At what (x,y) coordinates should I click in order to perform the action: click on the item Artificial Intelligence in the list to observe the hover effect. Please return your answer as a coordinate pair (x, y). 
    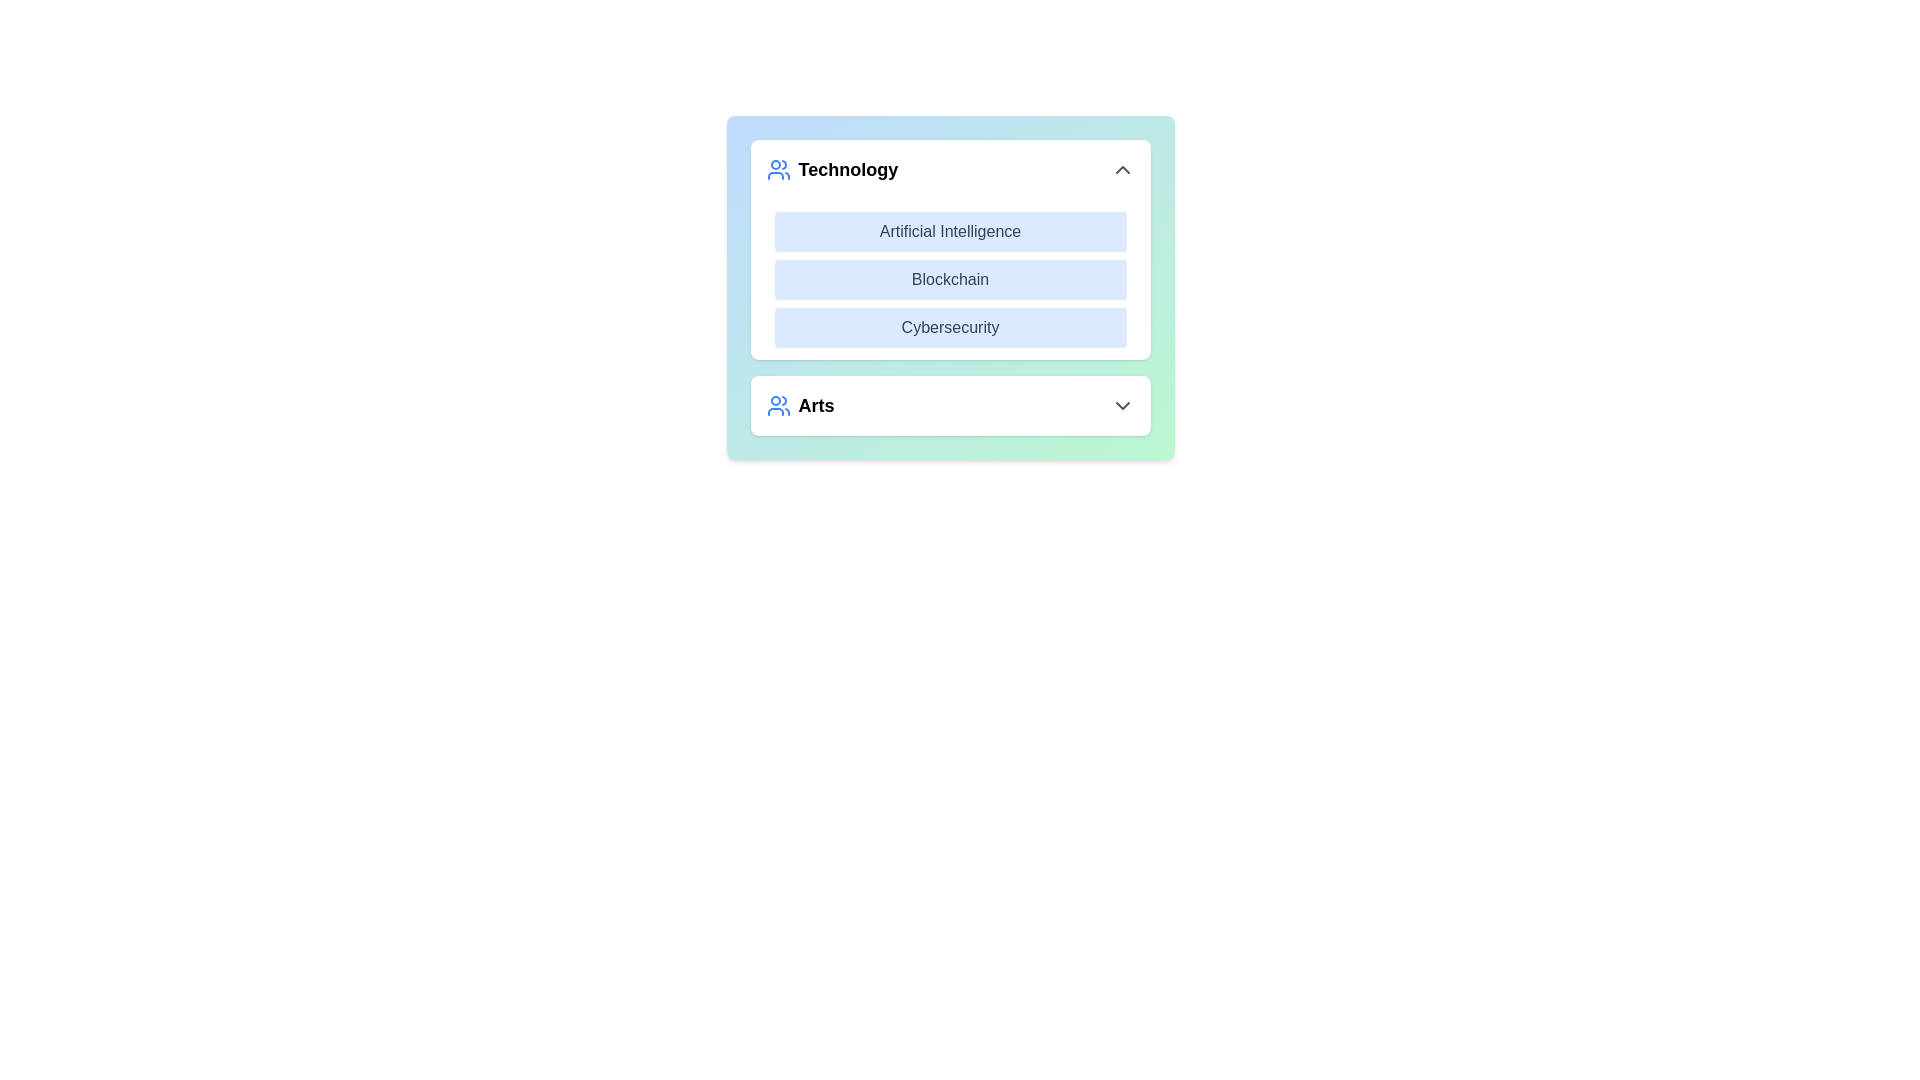
    Looking at the image, I should click on (949, 230).